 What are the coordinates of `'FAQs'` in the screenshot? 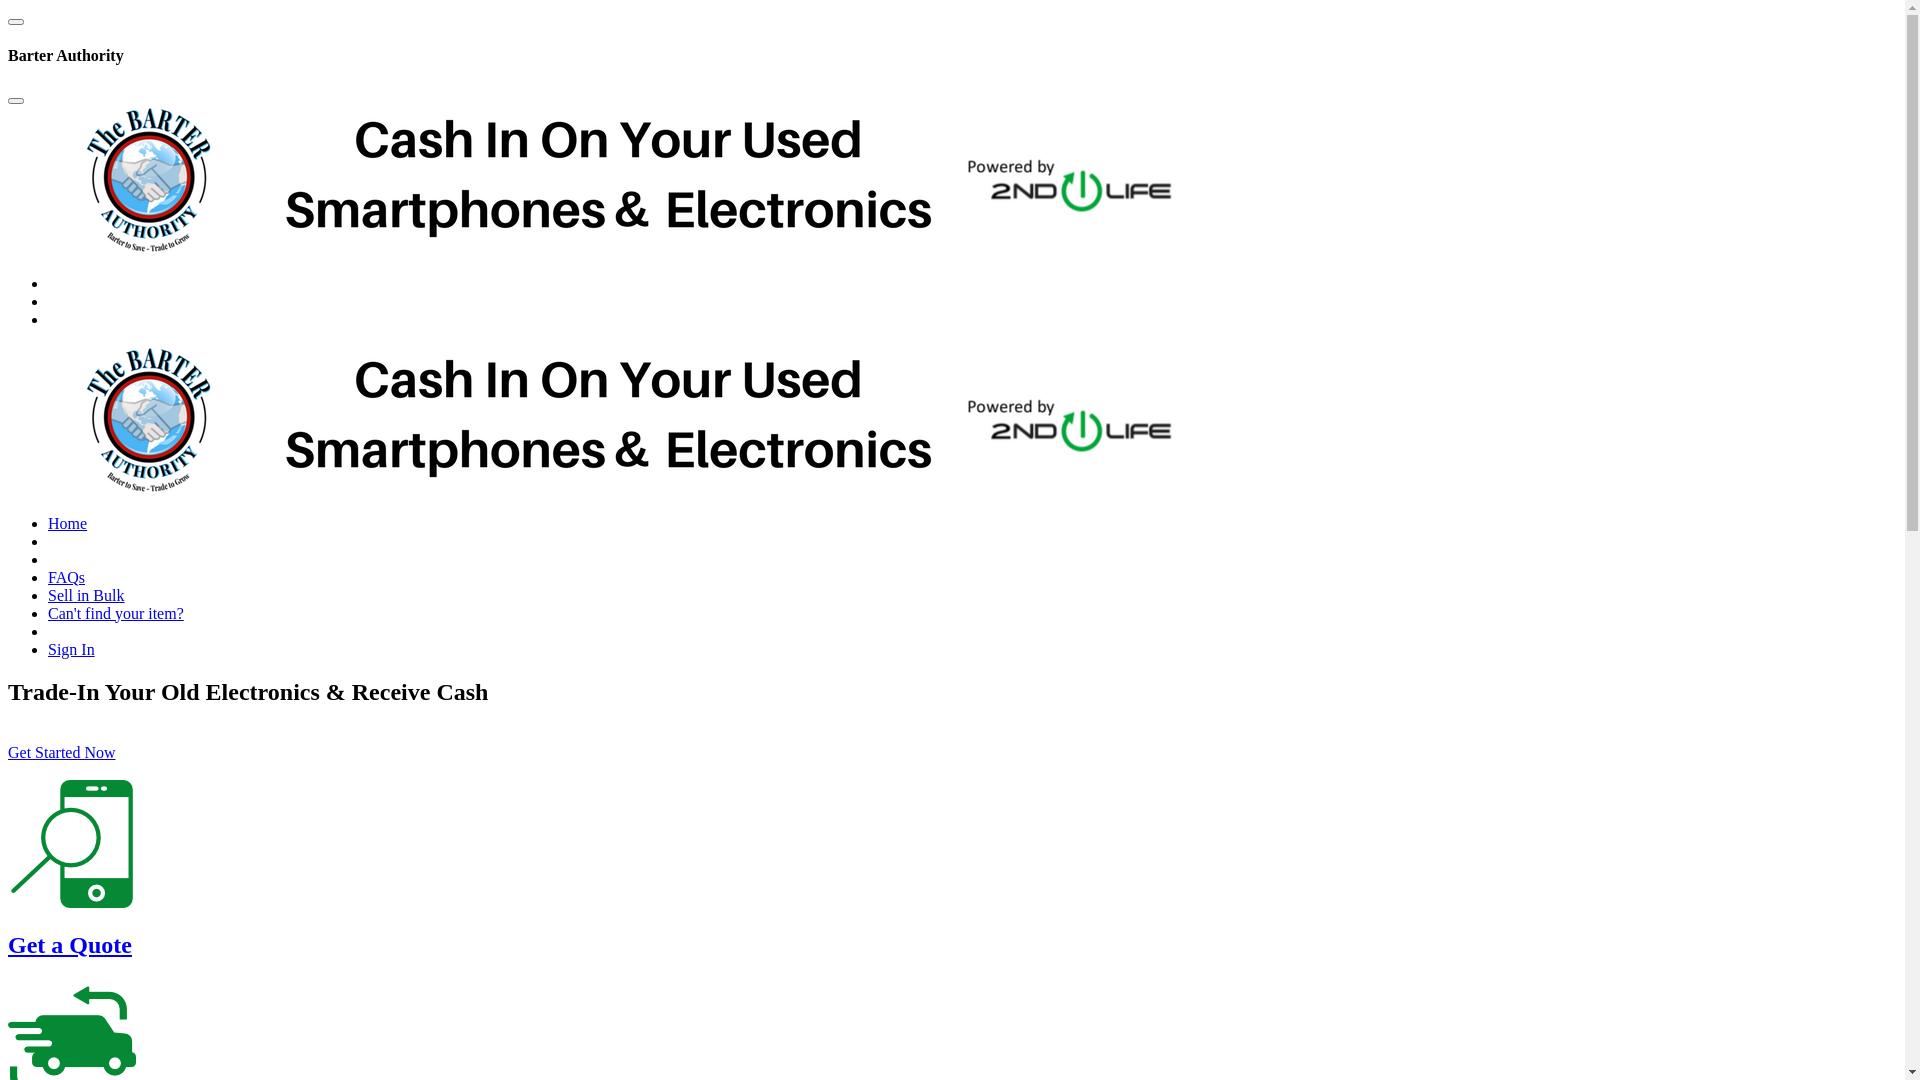 It's located at (66, 577).